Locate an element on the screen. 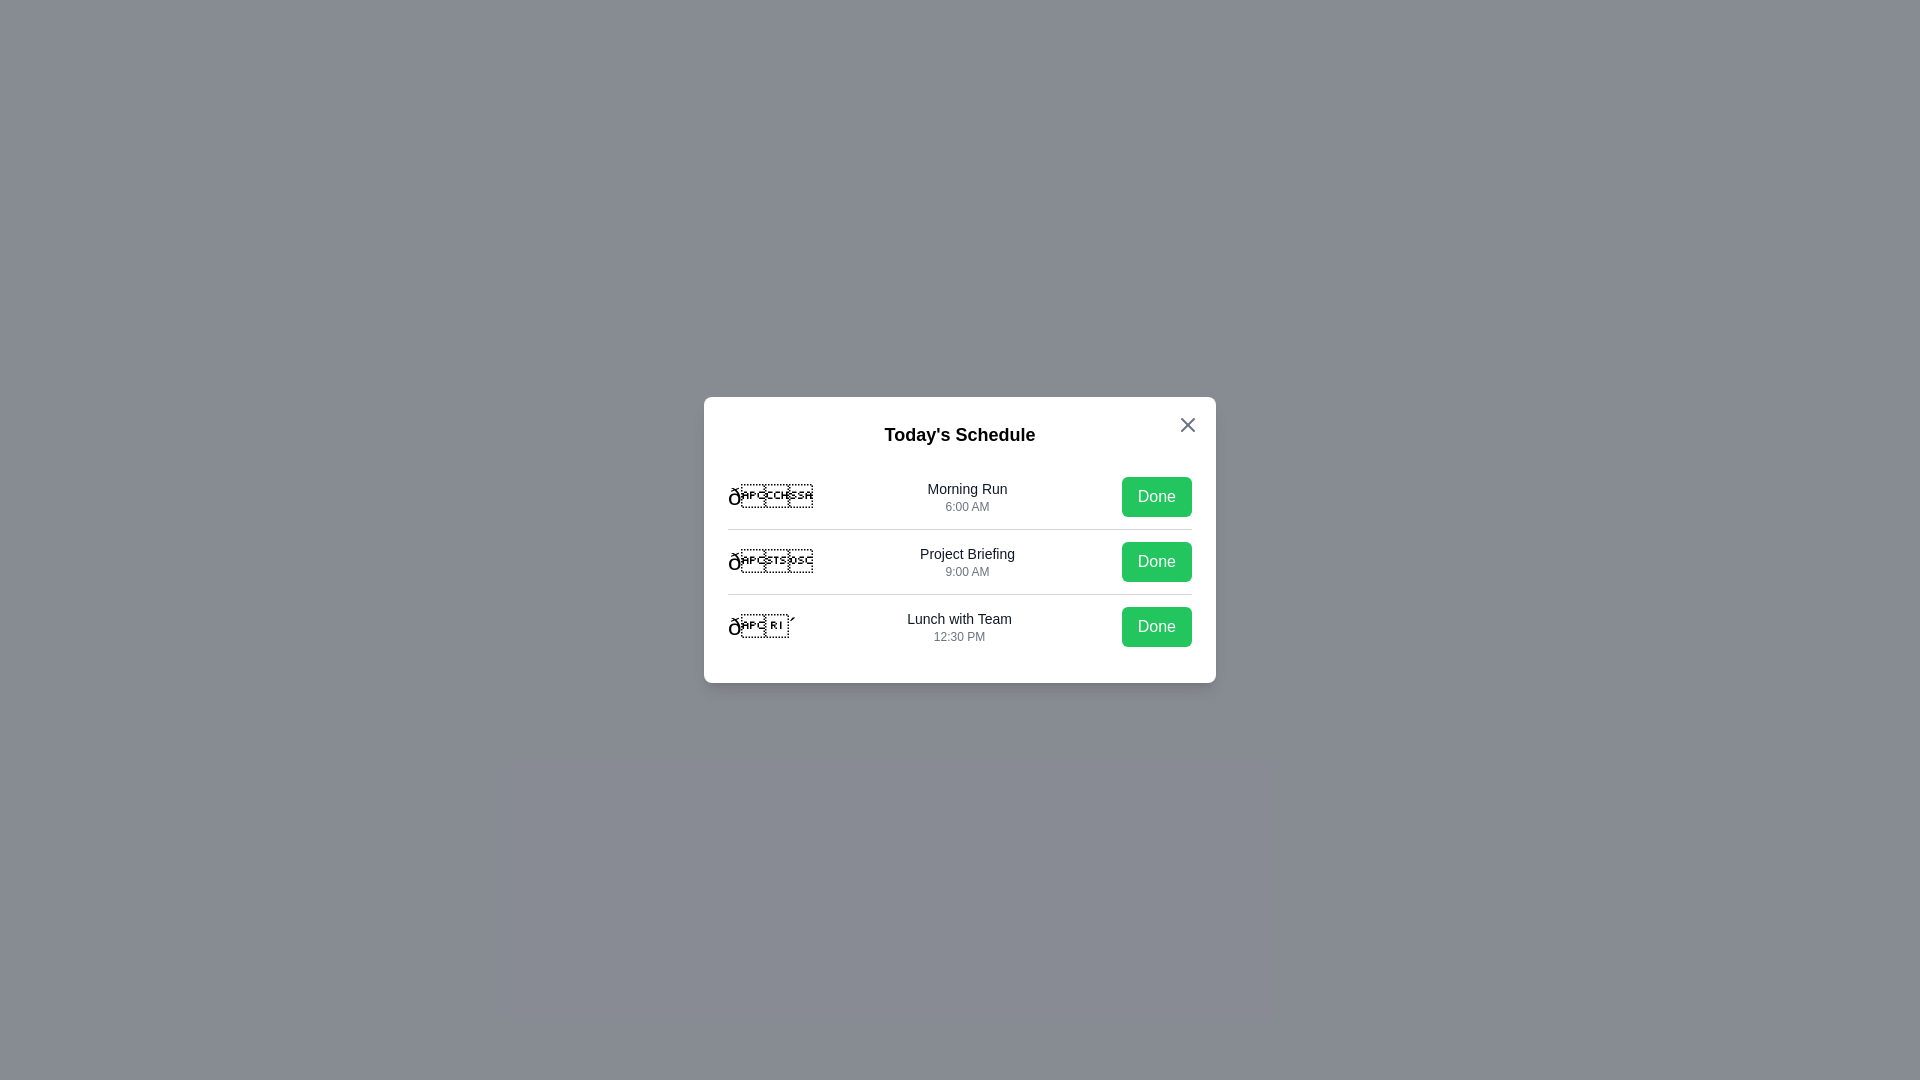 This screenshot has height=1080, width=1920. 'Done' button for the task 'Morning Run' is located at coordinates (1156, 496).